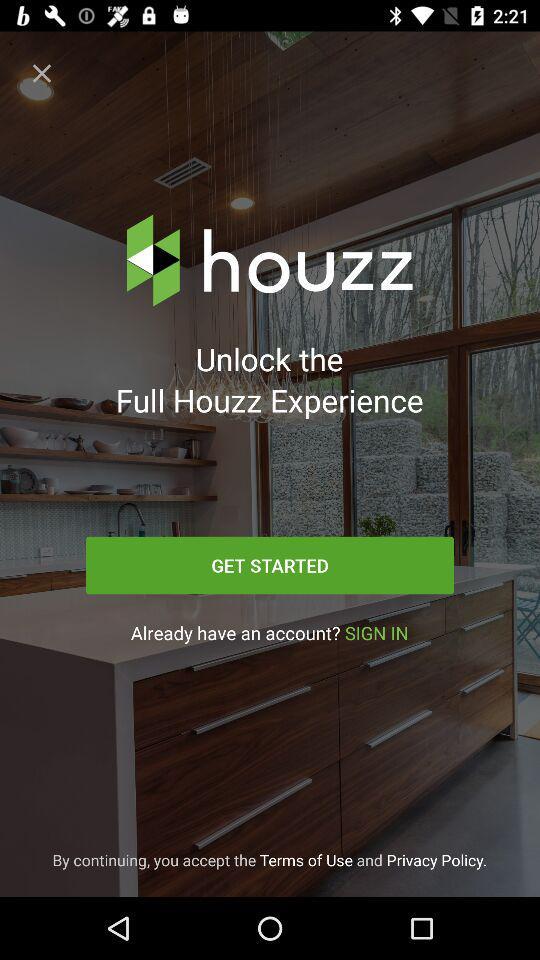 The image size is (540, 960). Describe the element at coordinates (270, 565) in the screenshot. I see `the icon above already have an item` at that location.